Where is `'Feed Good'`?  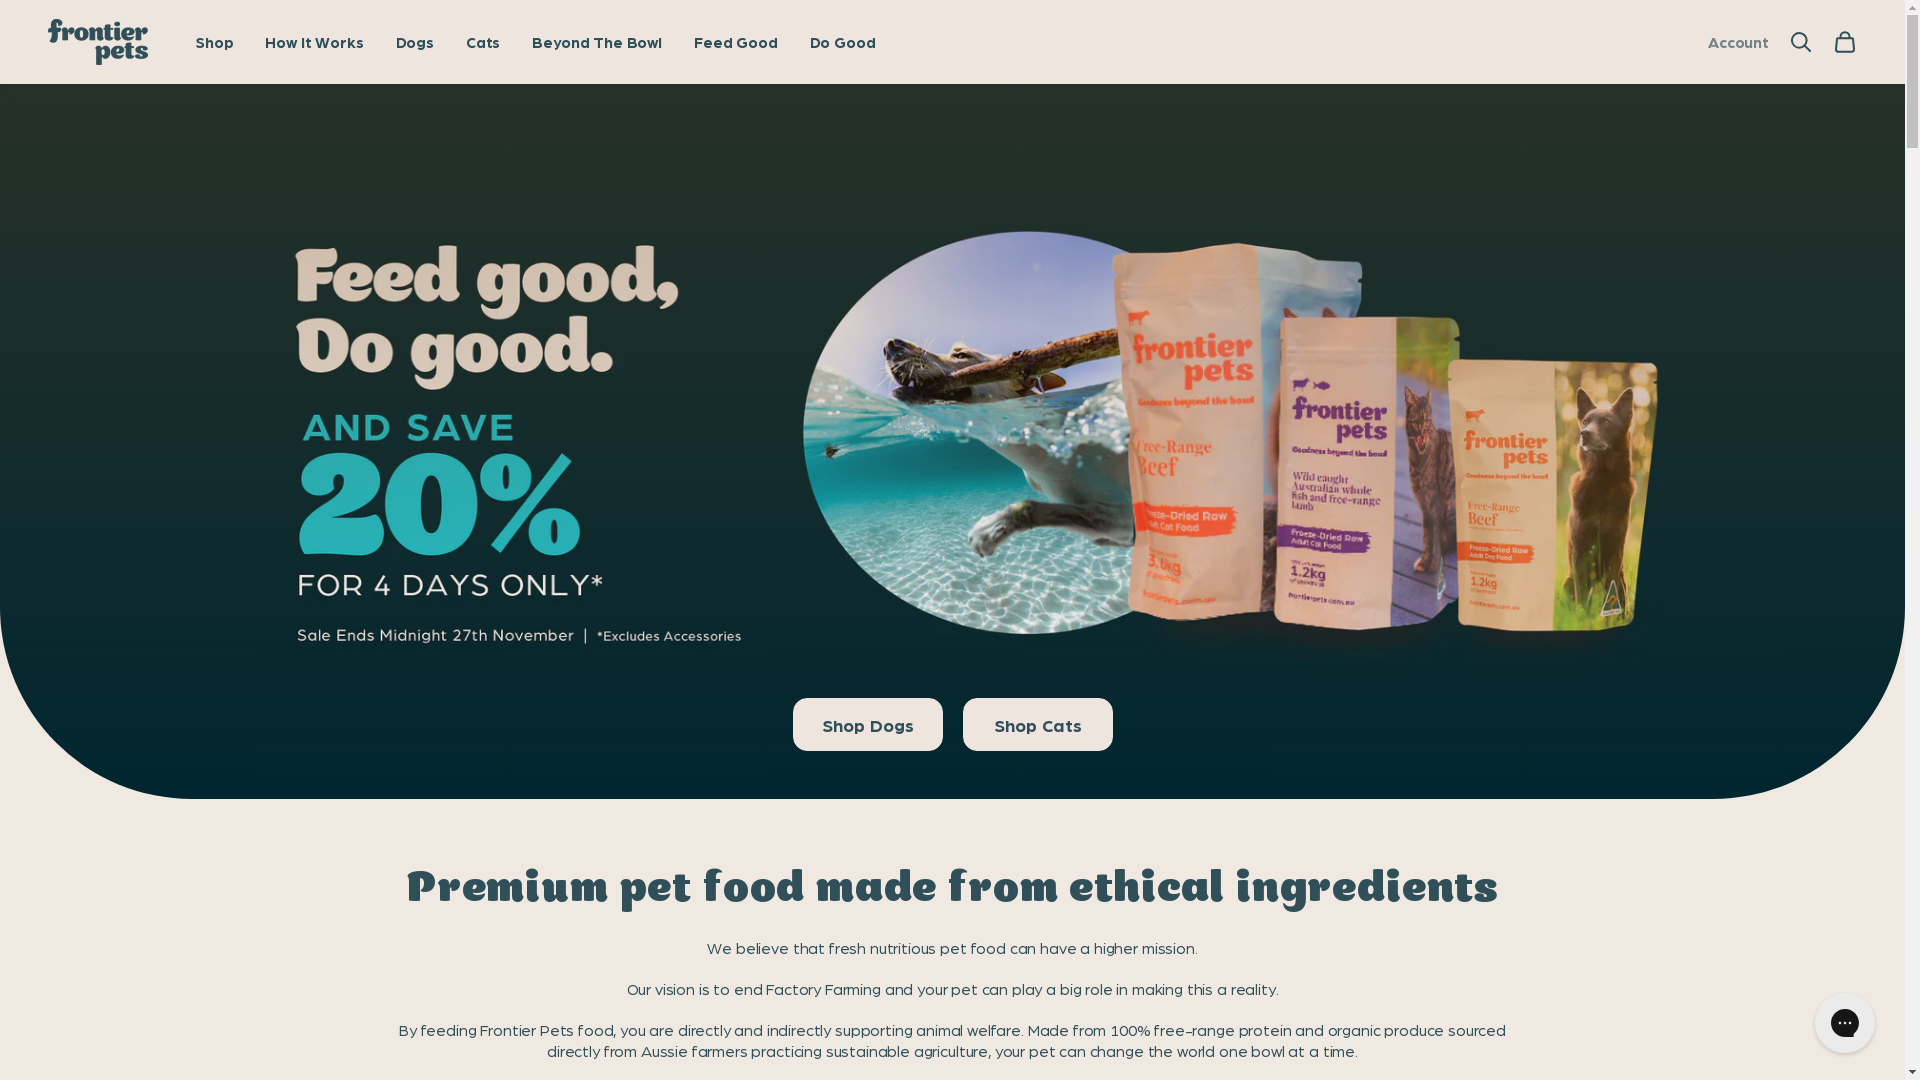
'Feed Good' is located at coordinates (734, 42).